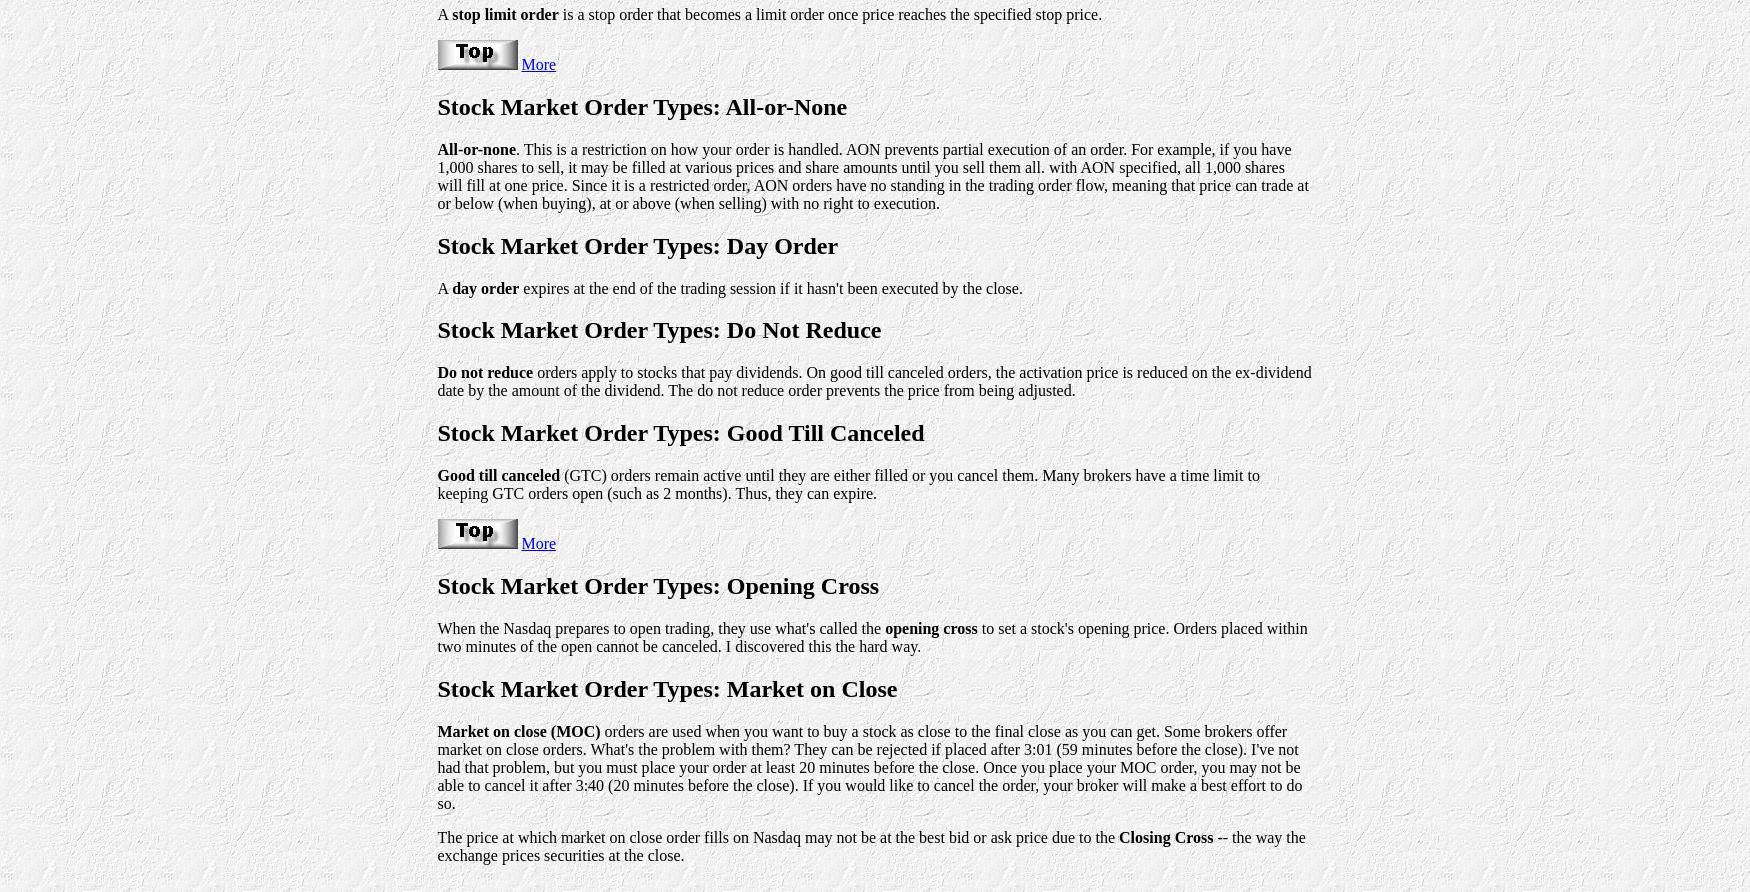 Image resolution: width=1750 pixels, height=892 pixels. Describe the element at coordinates (830, 13) in the screenshot. I see `'is a stop order that becomes a limit order once price reaches the specified stop price.'` at that location.